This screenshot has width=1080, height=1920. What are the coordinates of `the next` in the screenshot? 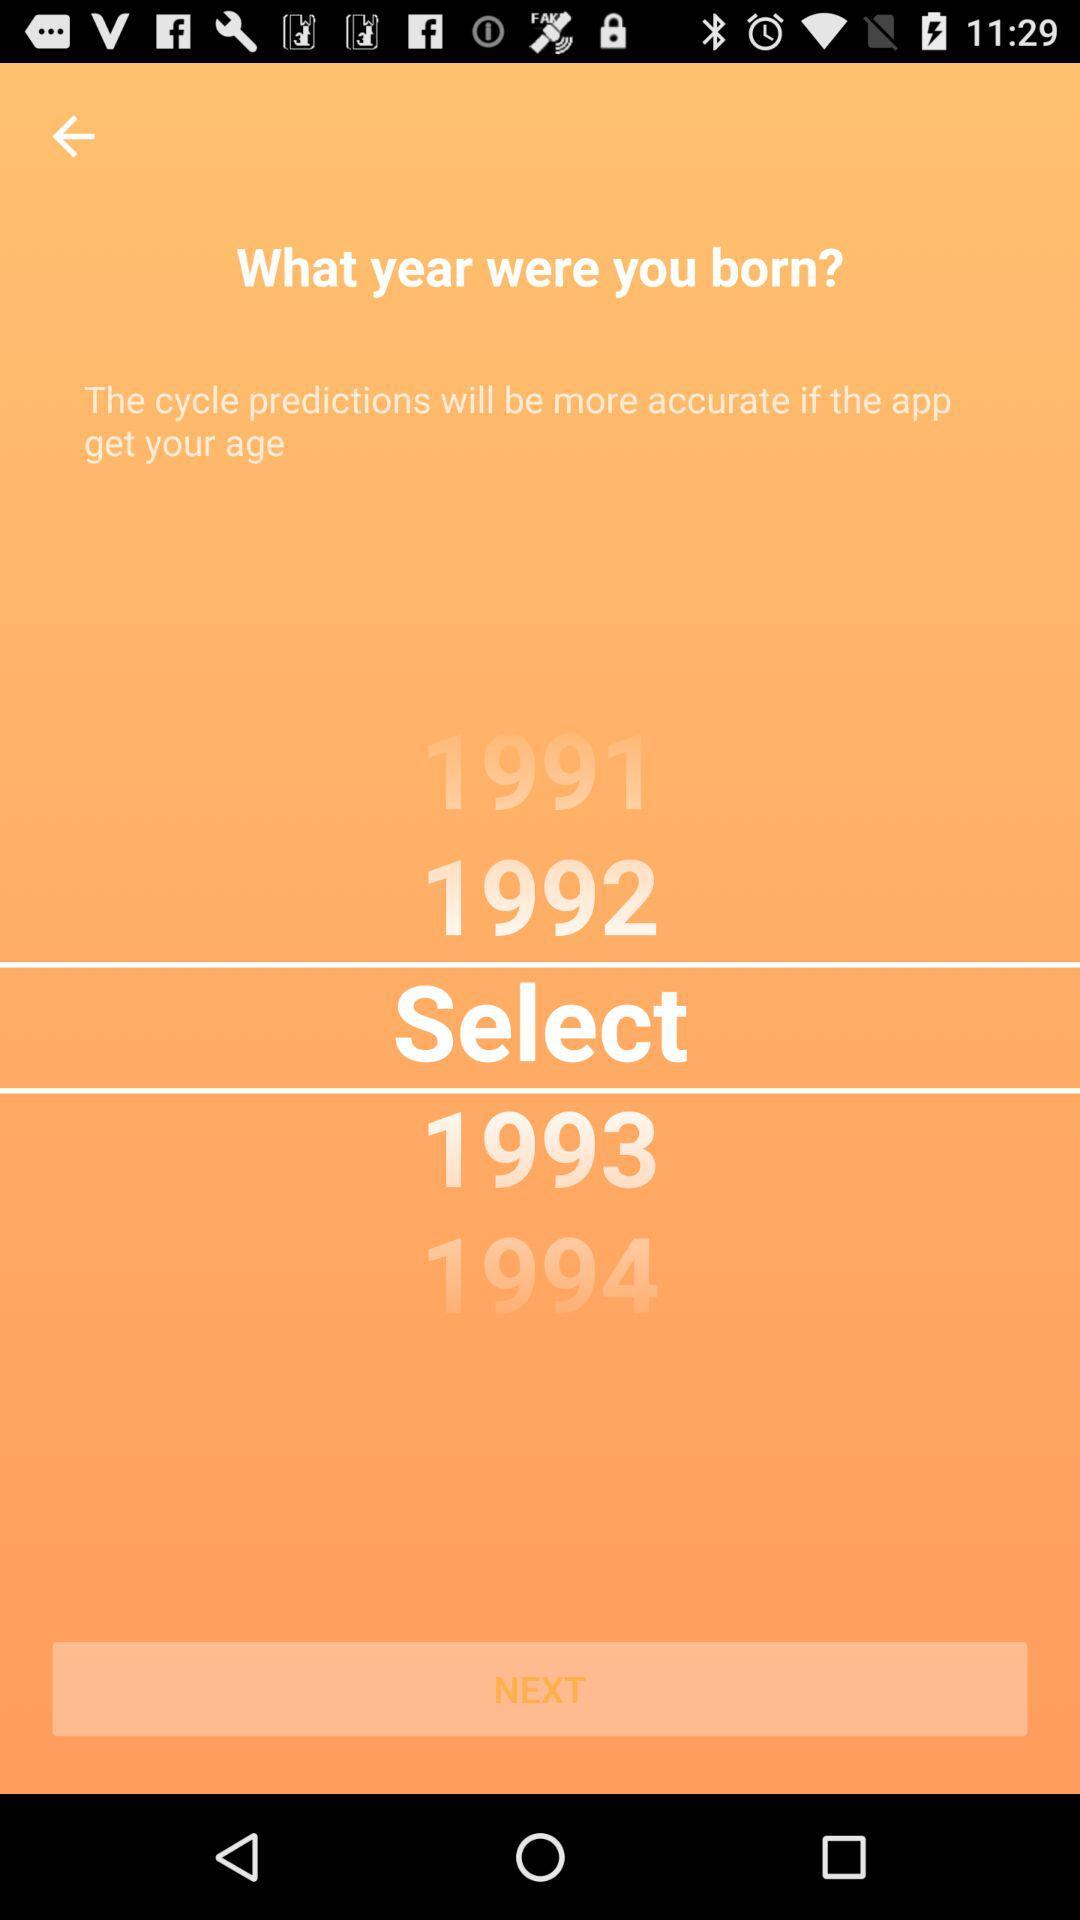 It's located at (540, 1688).